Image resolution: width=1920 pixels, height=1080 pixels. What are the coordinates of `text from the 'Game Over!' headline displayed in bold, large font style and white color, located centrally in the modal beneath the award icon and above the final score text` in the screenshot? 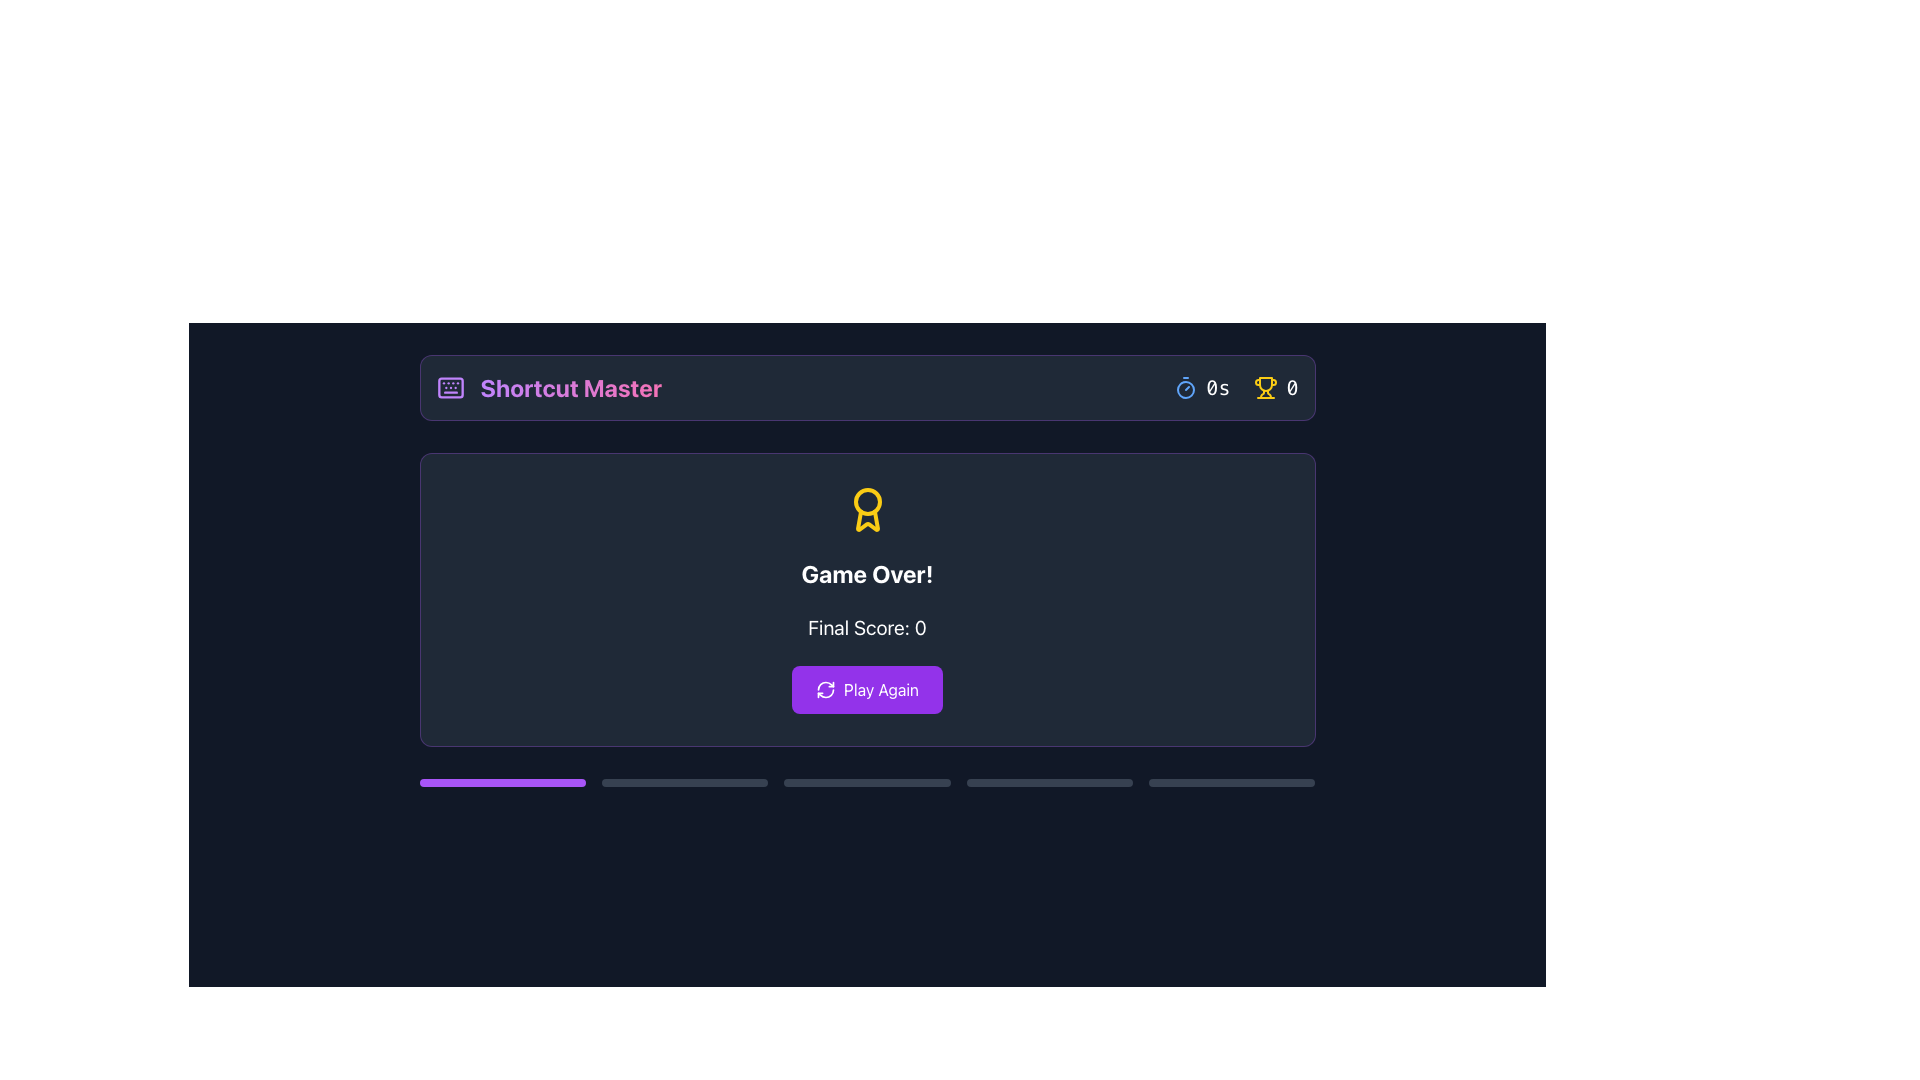 It's located at (867, 574).